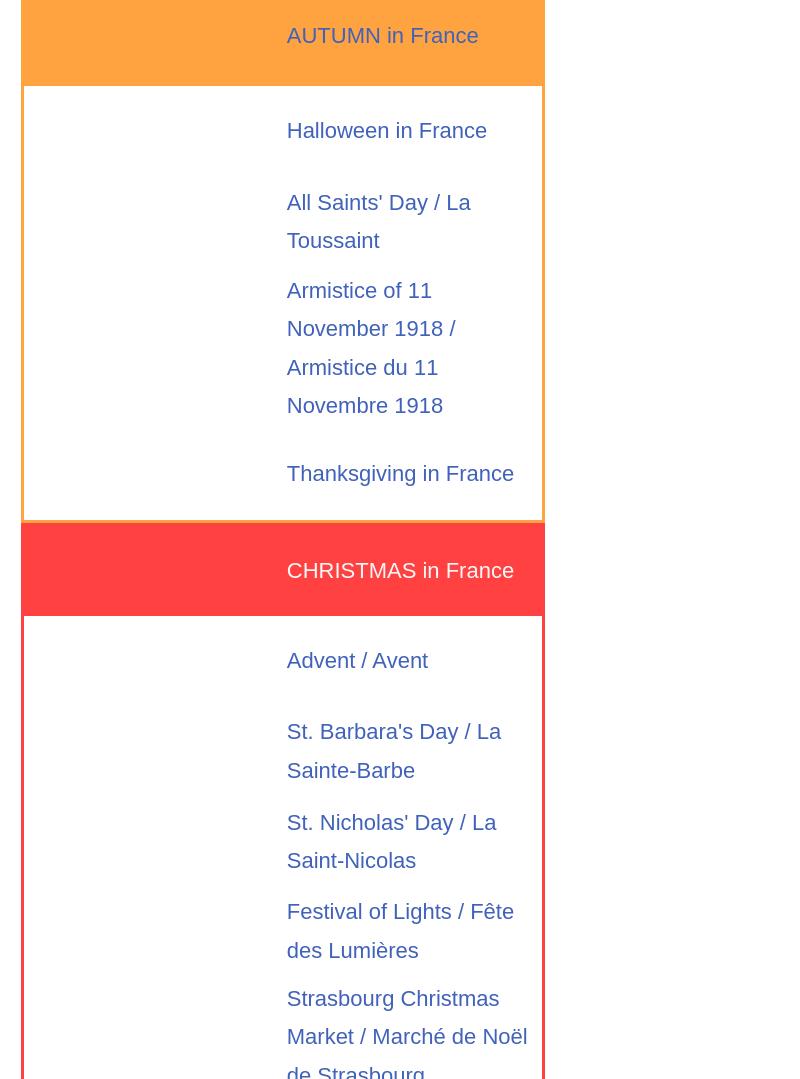 The width and height of the screenshot is (800, 1079). I want to click on 'All Saints' Day / La Toussaint', so click(377, 219).